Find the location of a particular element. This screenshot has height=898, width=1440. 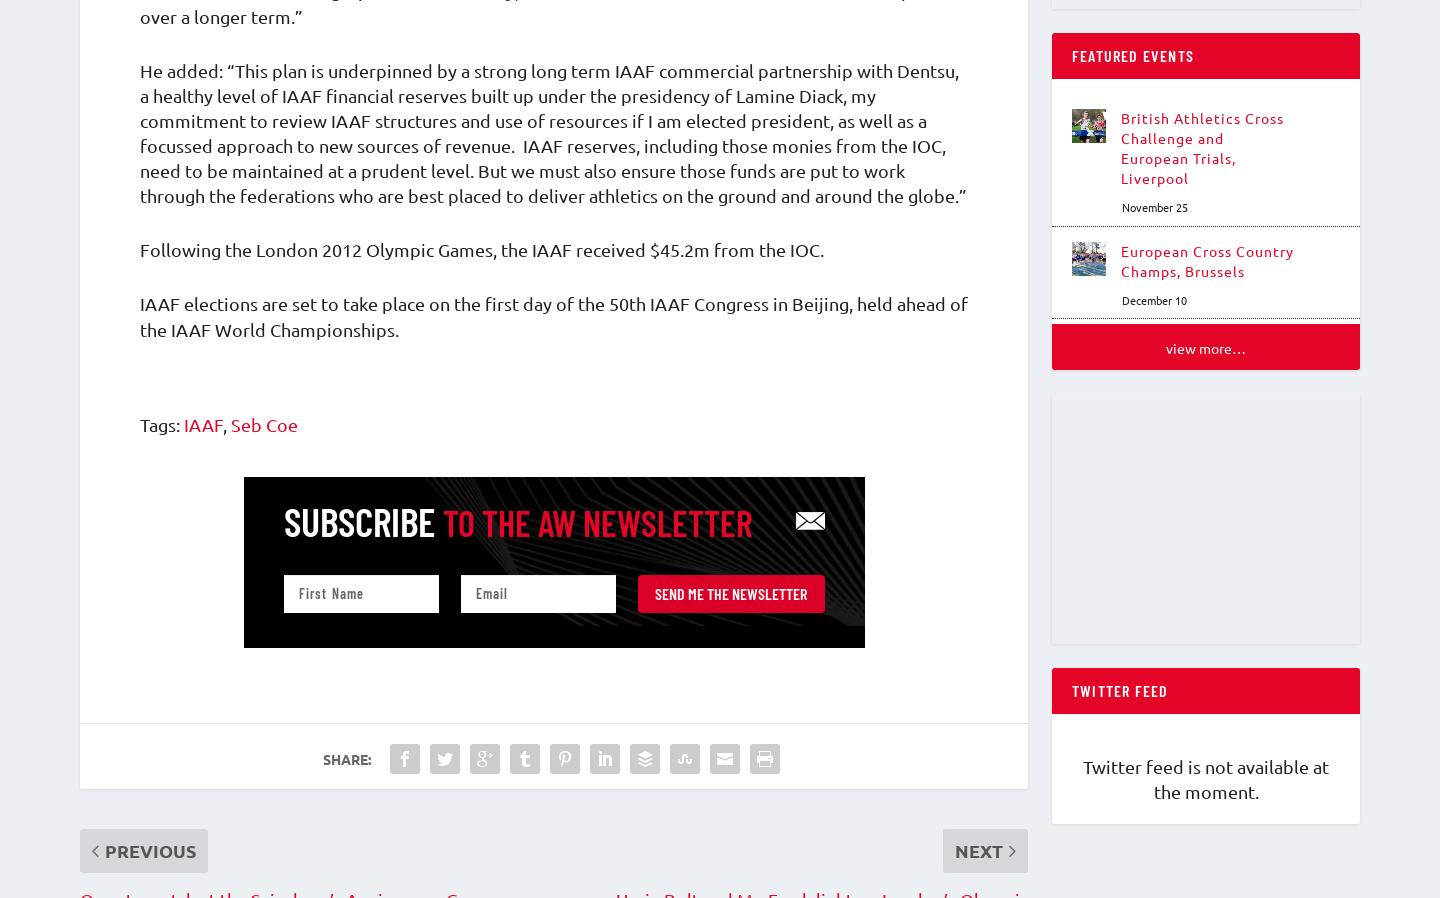

'Twitter Feed' is located at coordinates (1119, 700).